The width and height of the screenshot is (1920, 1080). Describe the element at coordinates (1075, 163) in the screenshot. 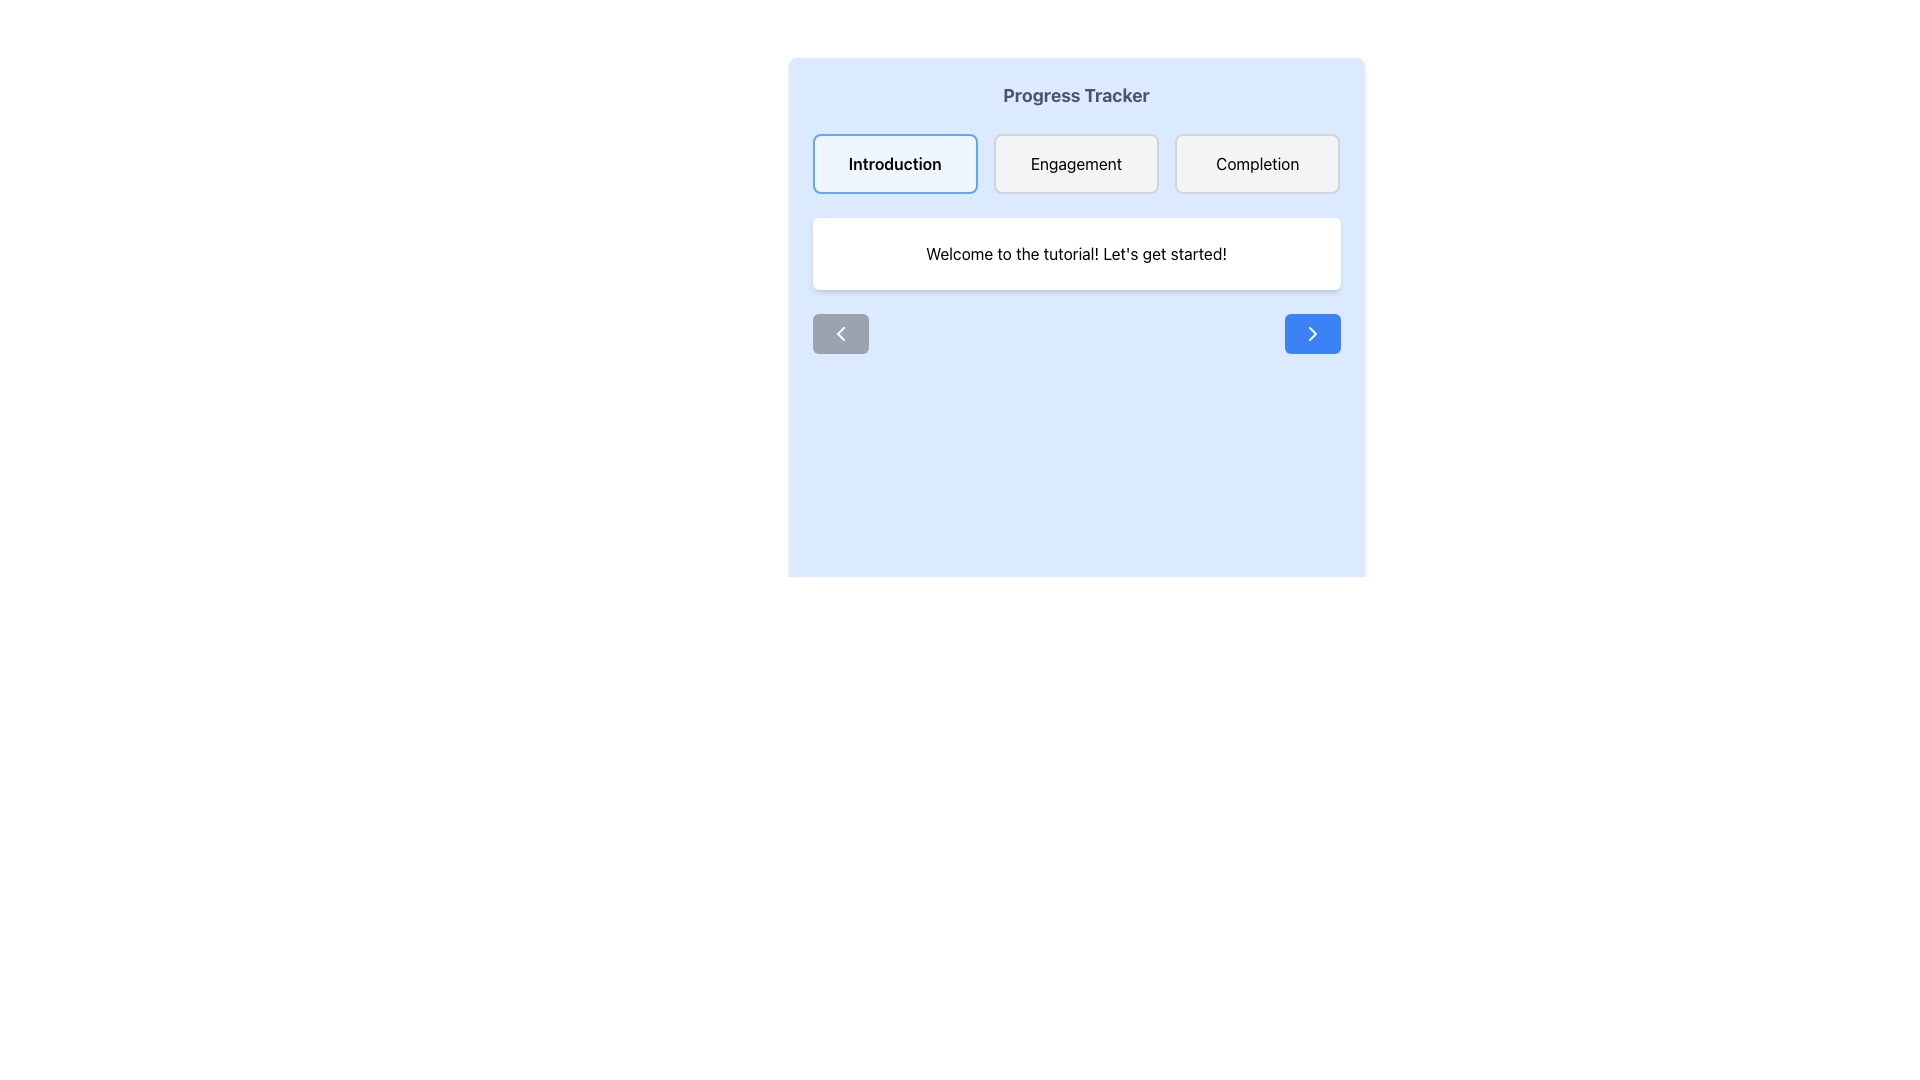

I see `the 'Engagement' button, which is a rectangular button with a light gray background and black text` at that location.